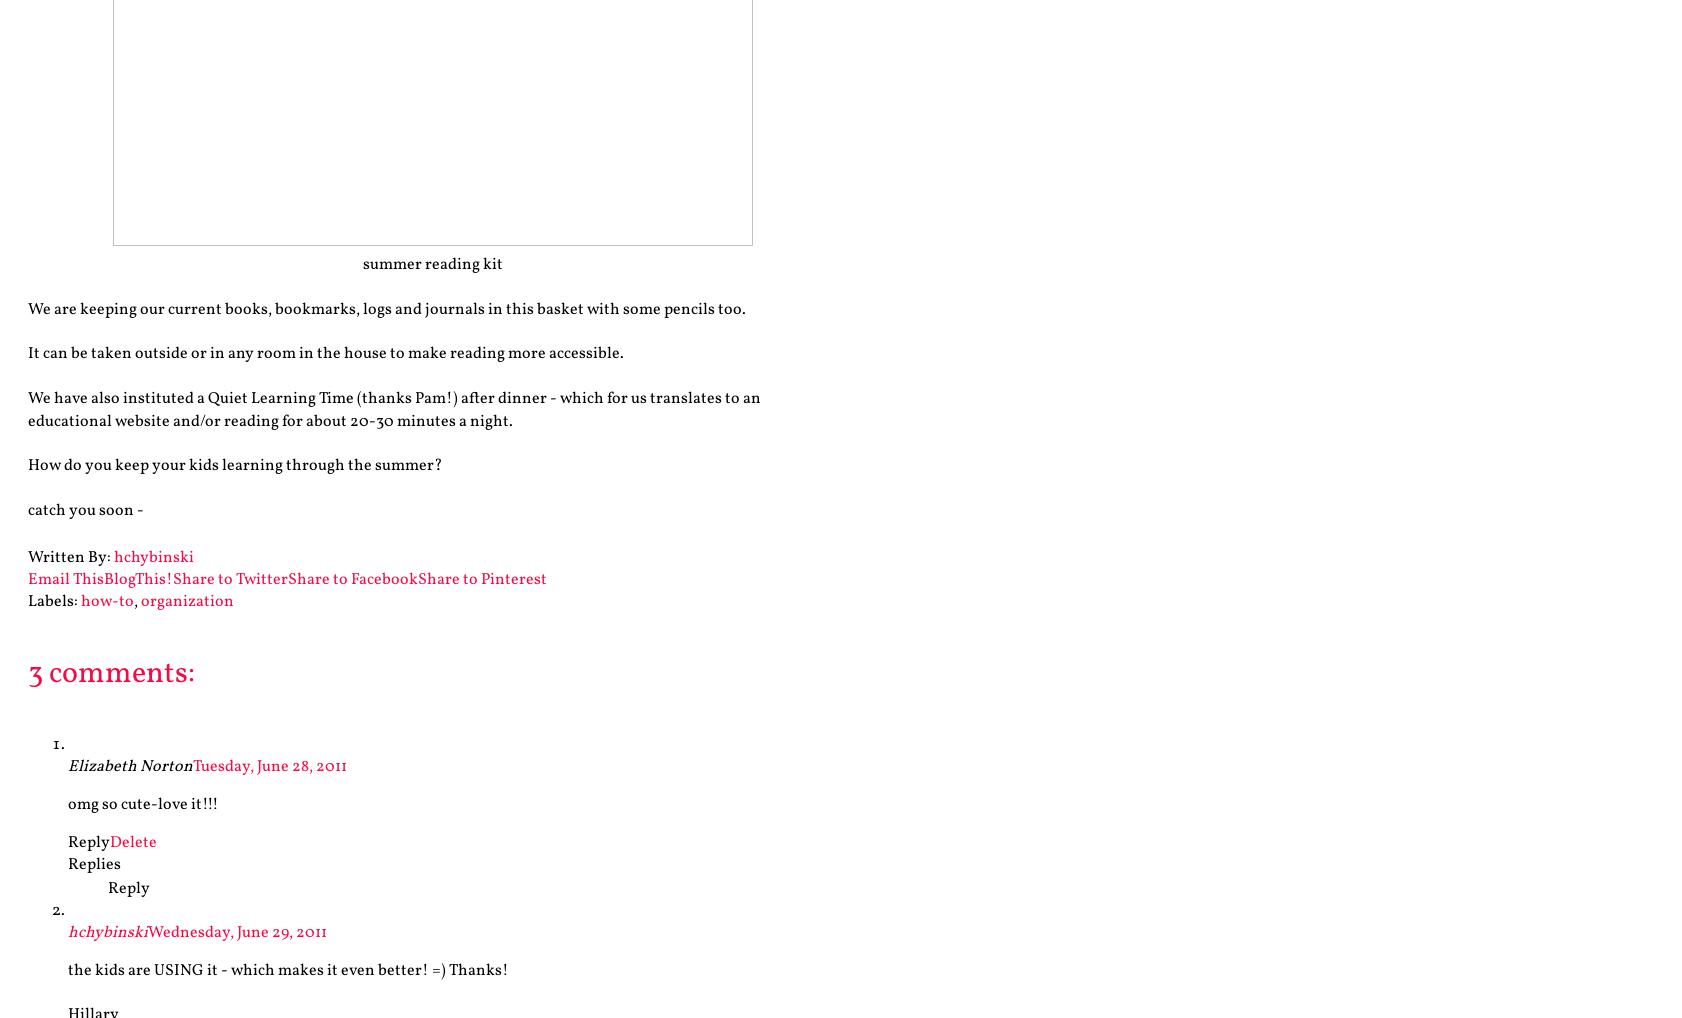 The height and width of the screenshot is (1018, 1682). What do you see at coordinates (186, 601) in the screenshot?
I see `'organization'` at bounding box center [186, 601].